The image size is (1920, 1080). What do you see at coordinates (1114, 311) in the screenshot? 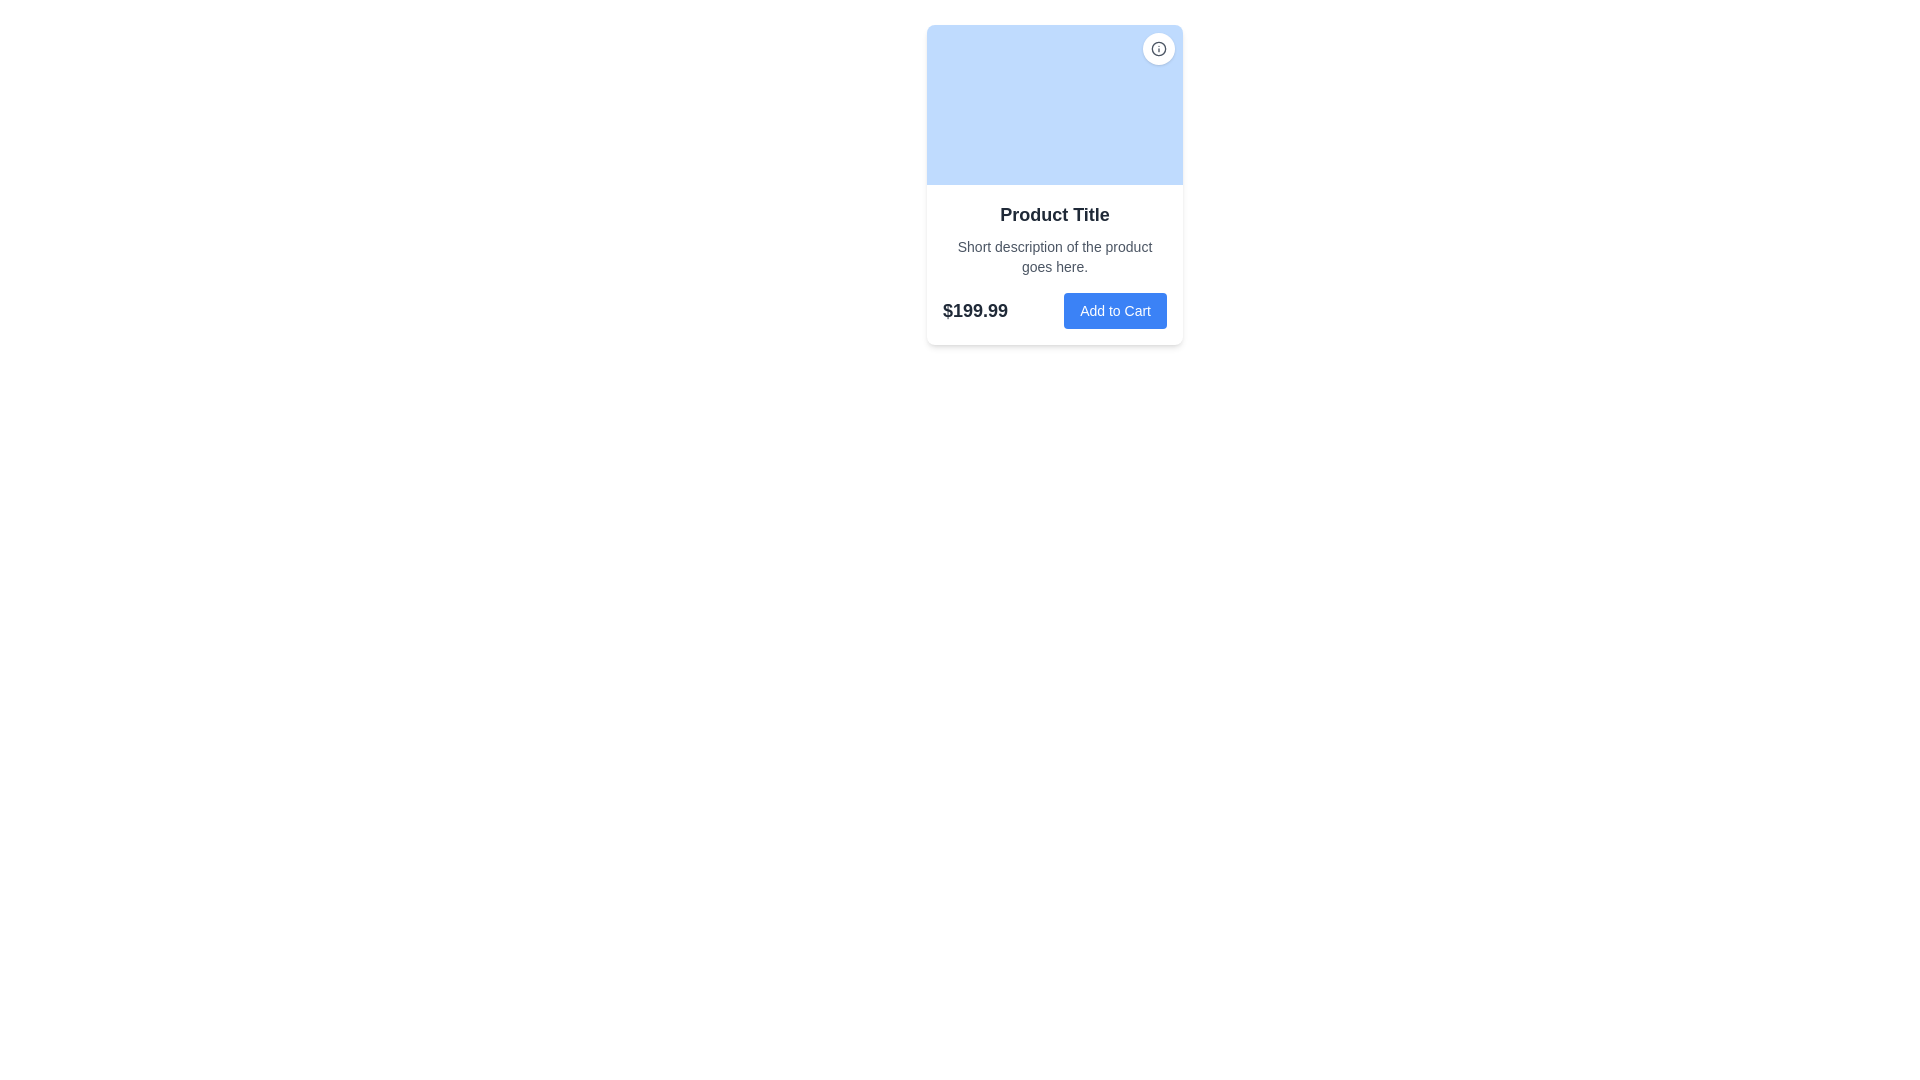
I see `the prominent blue button labeled 'Add to Cart'` at bounding box center [1114, 311].